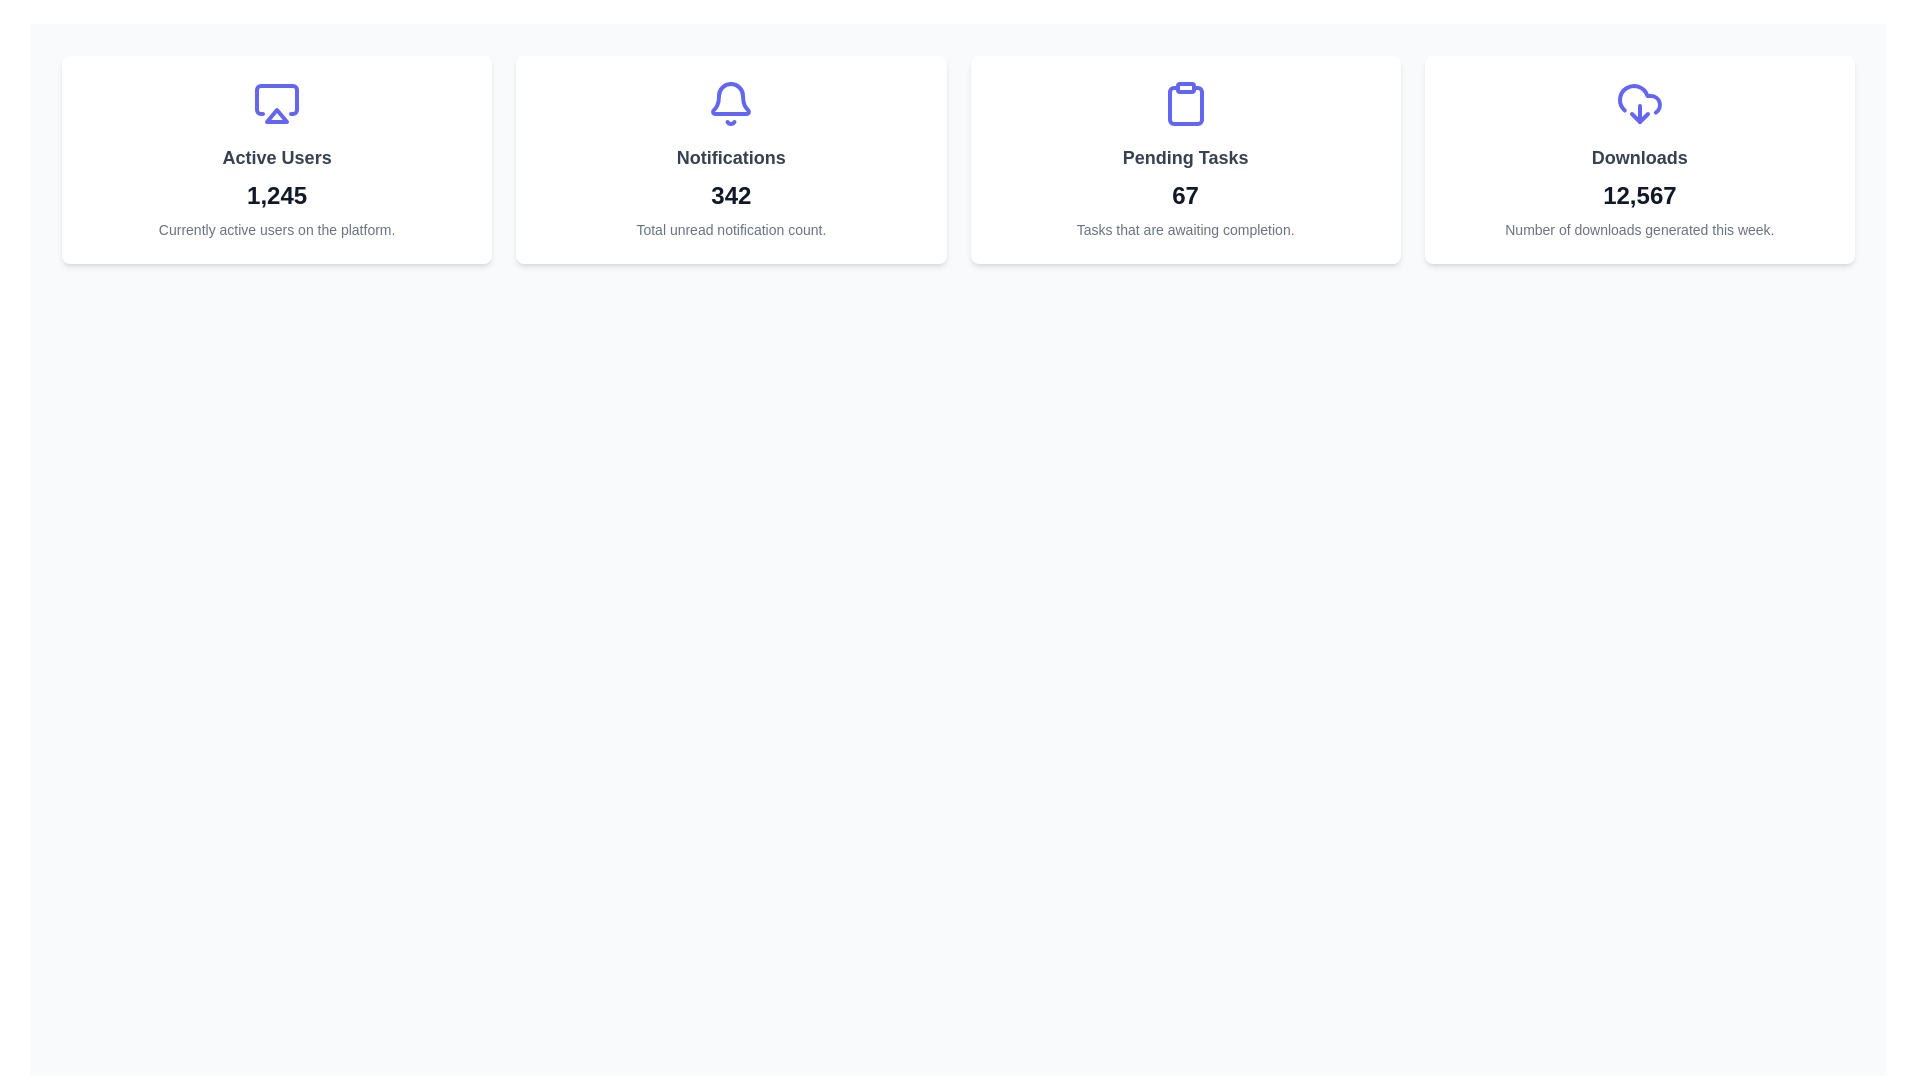 The width and height of the screenshot is (1920, 1080). What do you see at coordinates (1185, 229) in the screenshot?
I see `text content of the last text label located at the bottom of the 'Pending Tasks' card, below the bold number '67'` at bounding box center [1185, 229].